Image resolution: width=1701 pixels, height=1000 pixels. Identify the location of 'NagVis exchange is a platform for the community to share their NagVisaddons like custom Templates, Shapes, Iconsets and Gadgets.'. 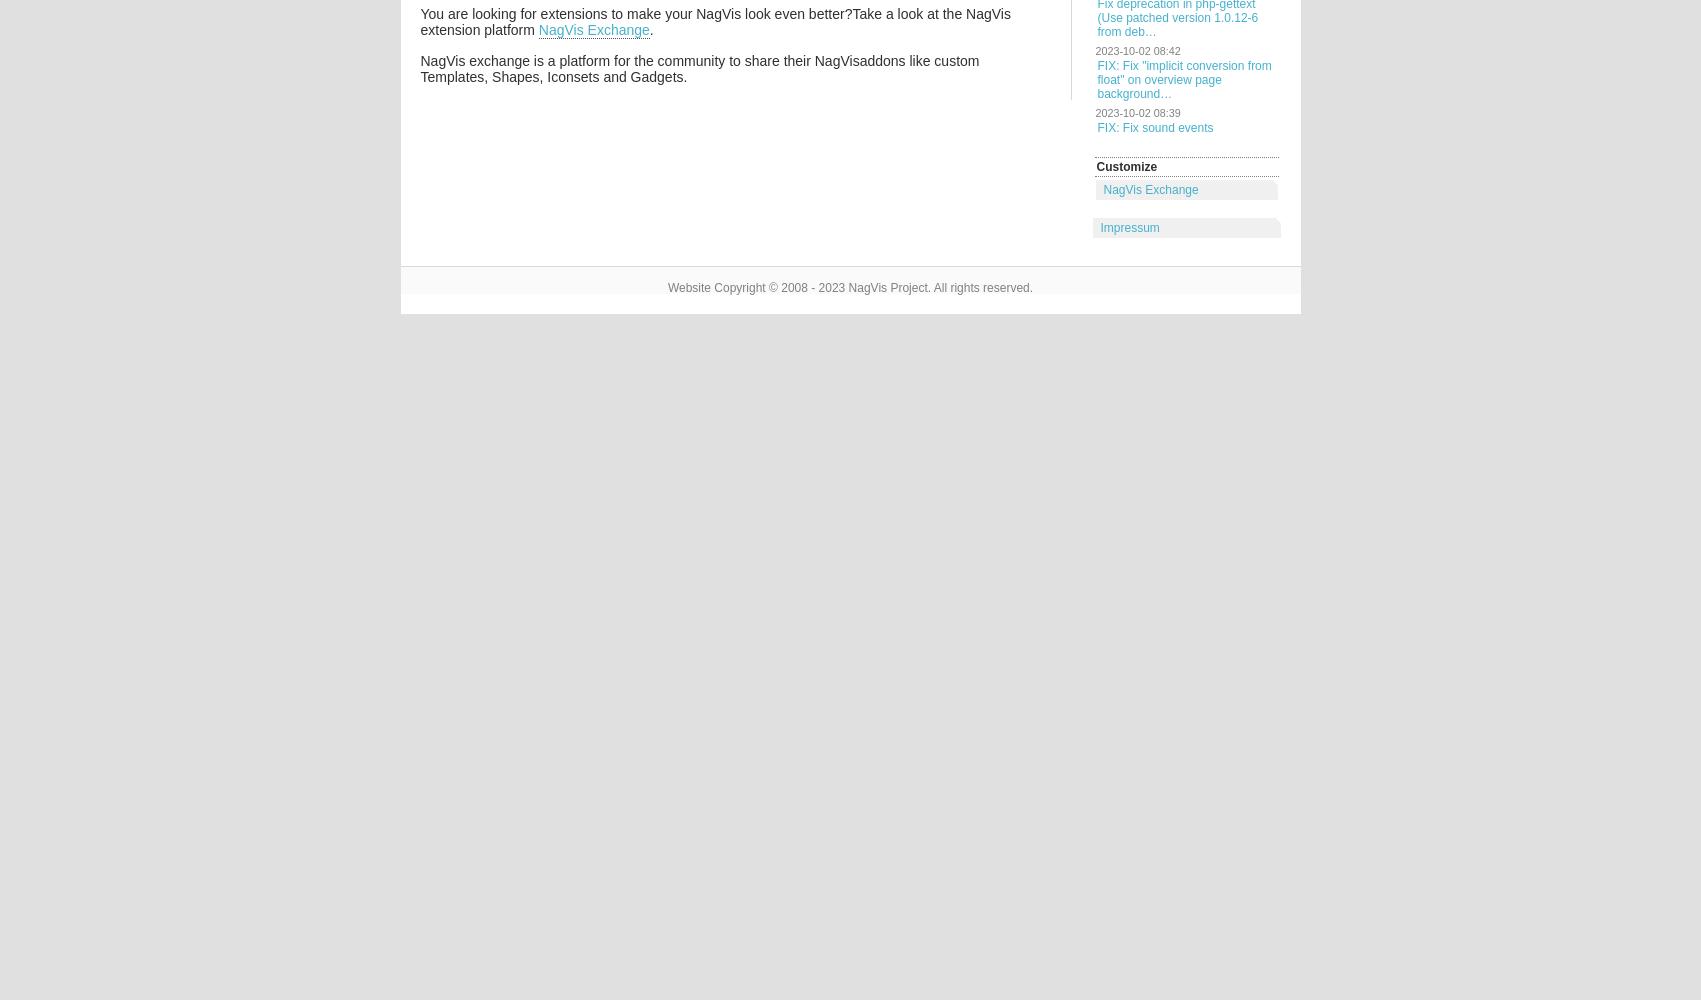
(698, 68).